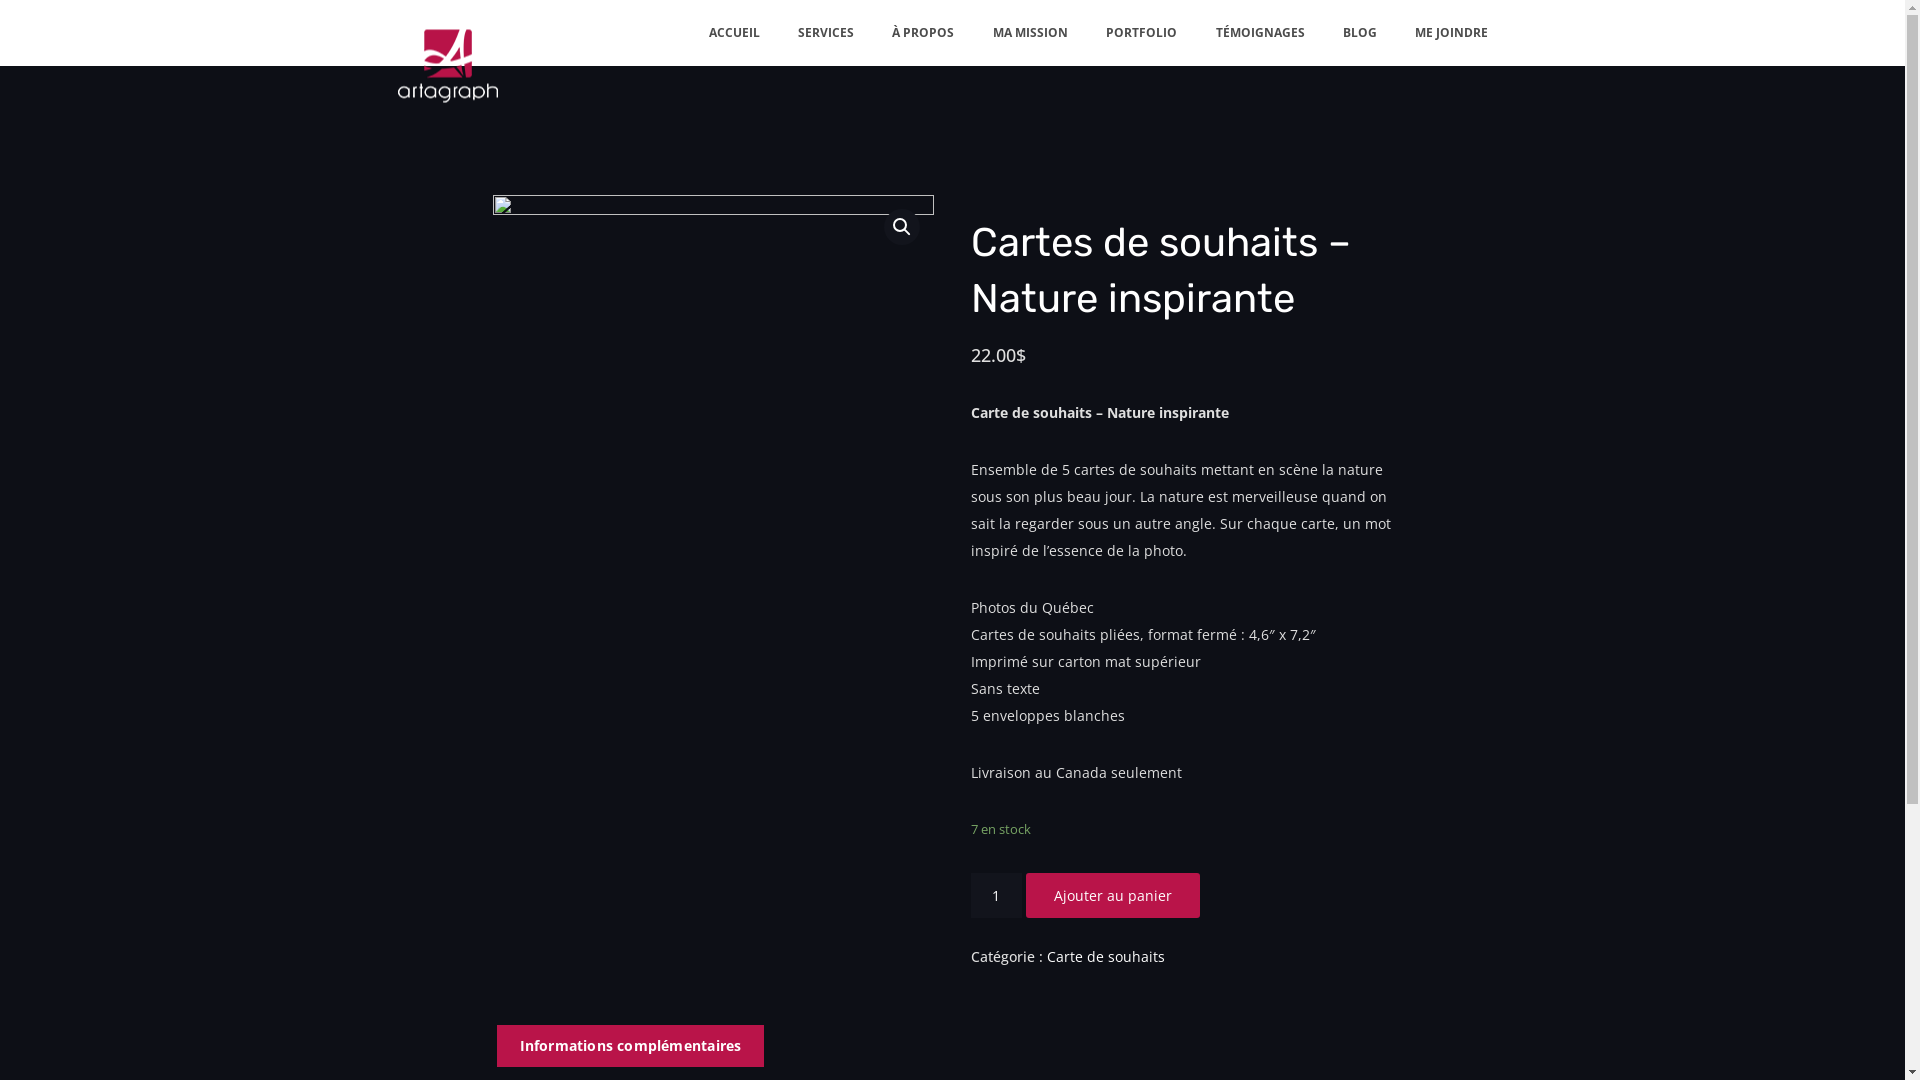 The width and height of the screenshot is (1920, 1080). What do you see at coordinates (825, 33) in the screenshot?
I see `'SERVICES'` at bounding box center [825, 33].